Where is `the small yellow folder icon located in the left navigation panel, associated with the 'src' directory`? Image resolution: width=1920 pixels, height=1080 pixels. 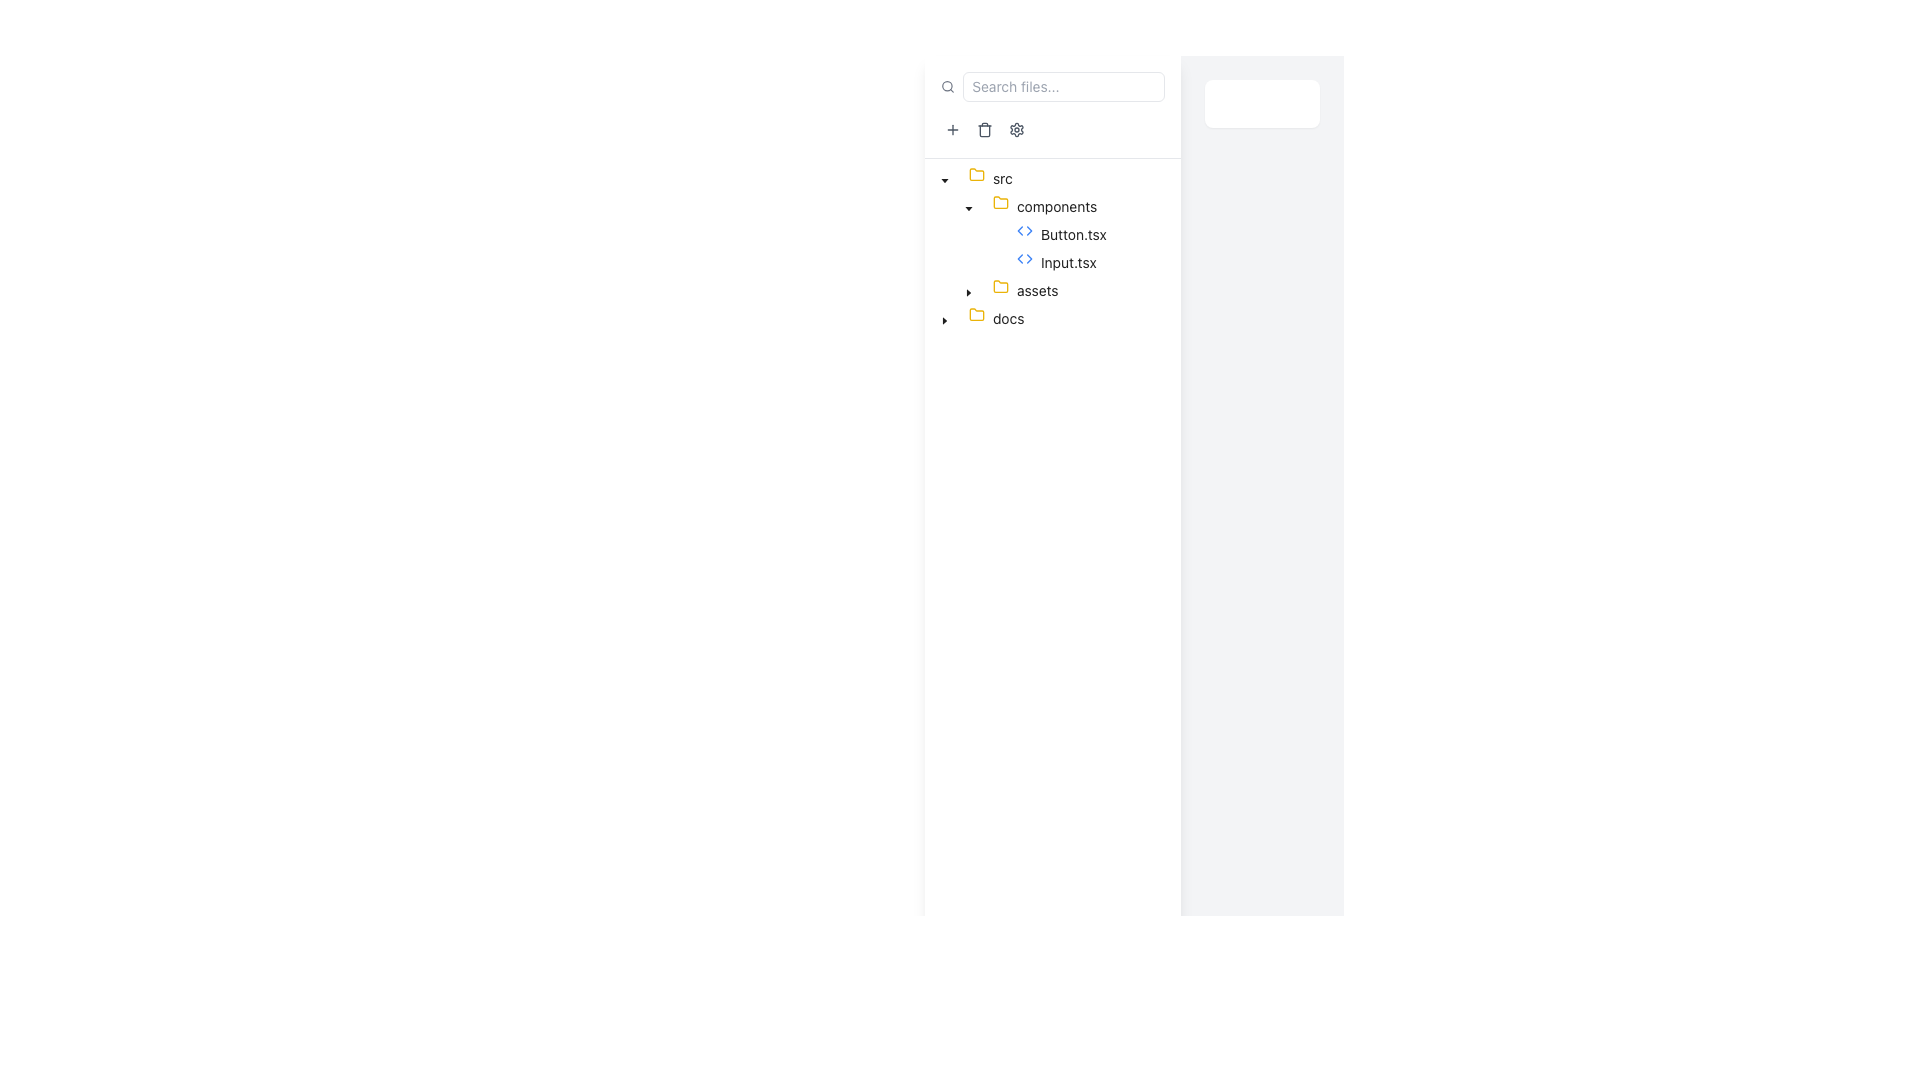
the small yellow folder icon located in the left navigation panel, associated with the 'src' directory is located at coordinates (977, 173).